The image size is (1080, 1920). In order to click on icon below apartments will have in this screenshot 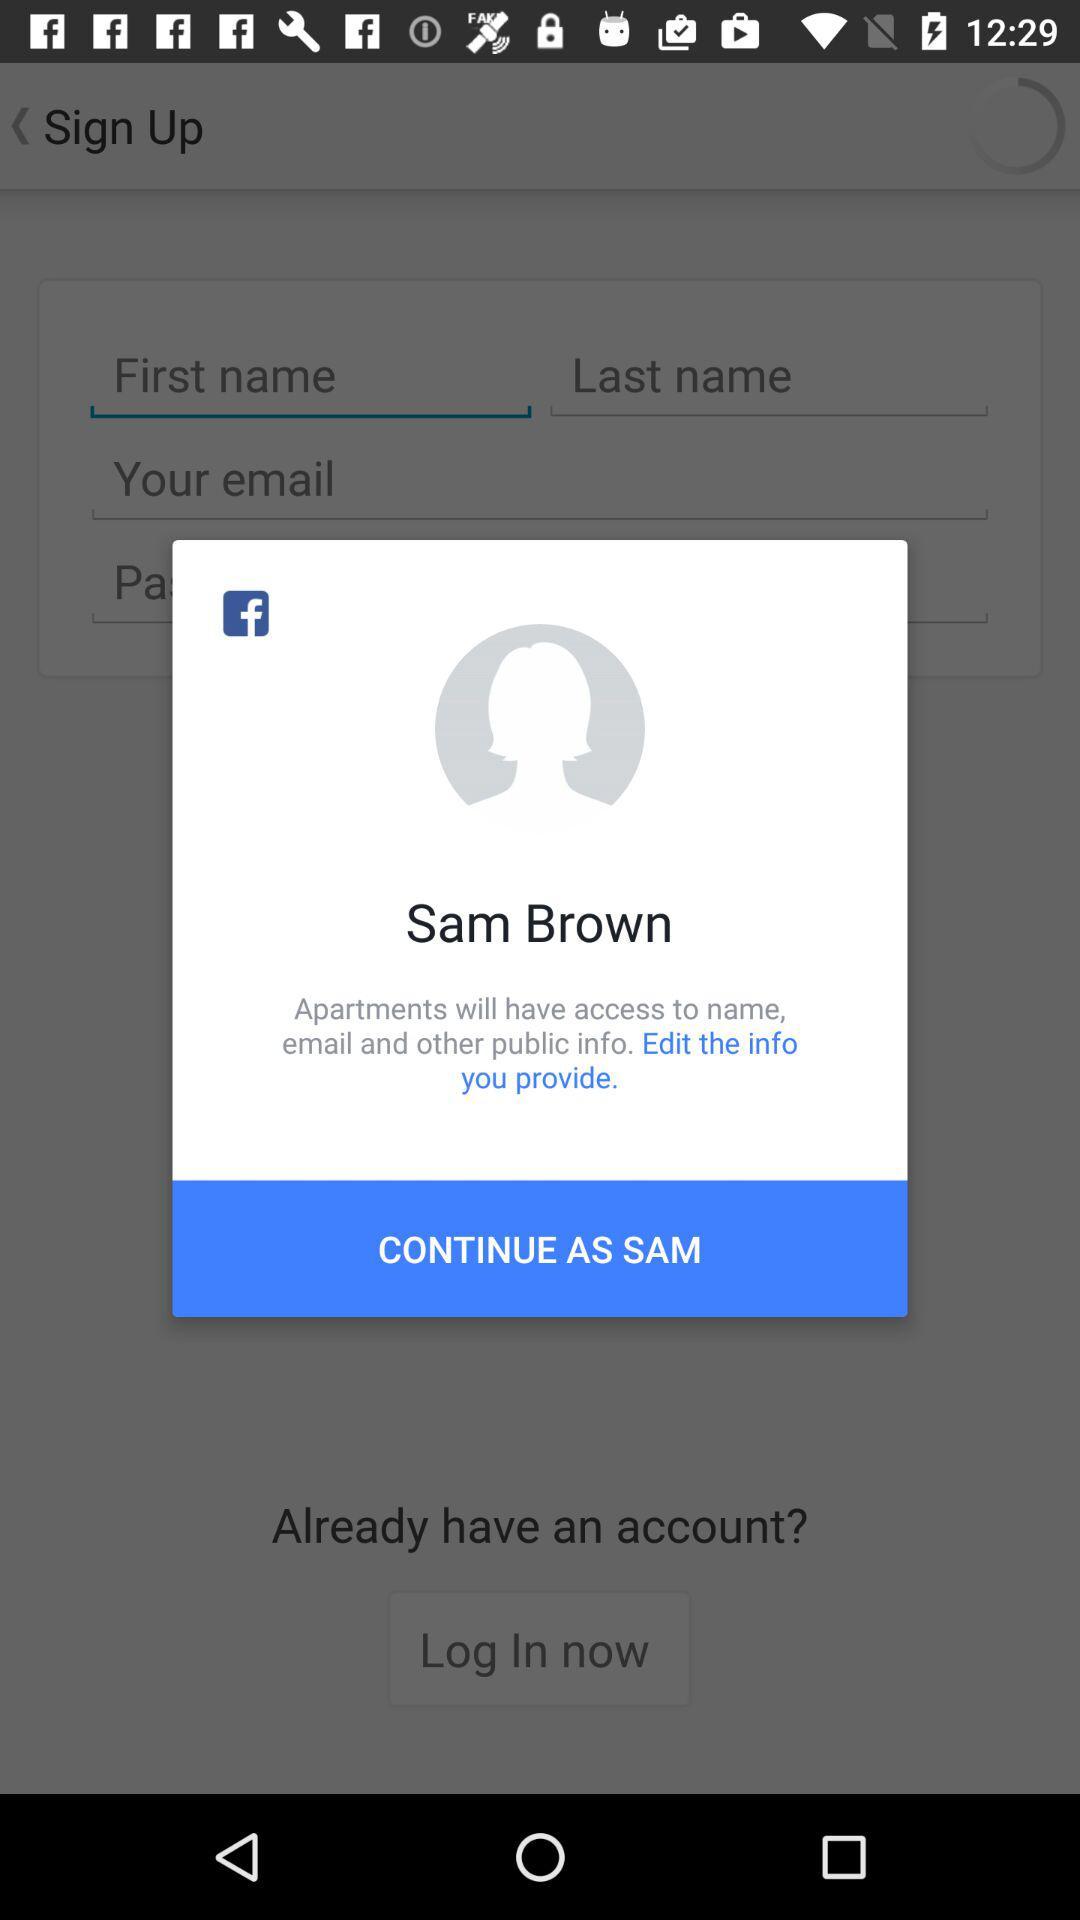, I will do `click(540, 1247)`.